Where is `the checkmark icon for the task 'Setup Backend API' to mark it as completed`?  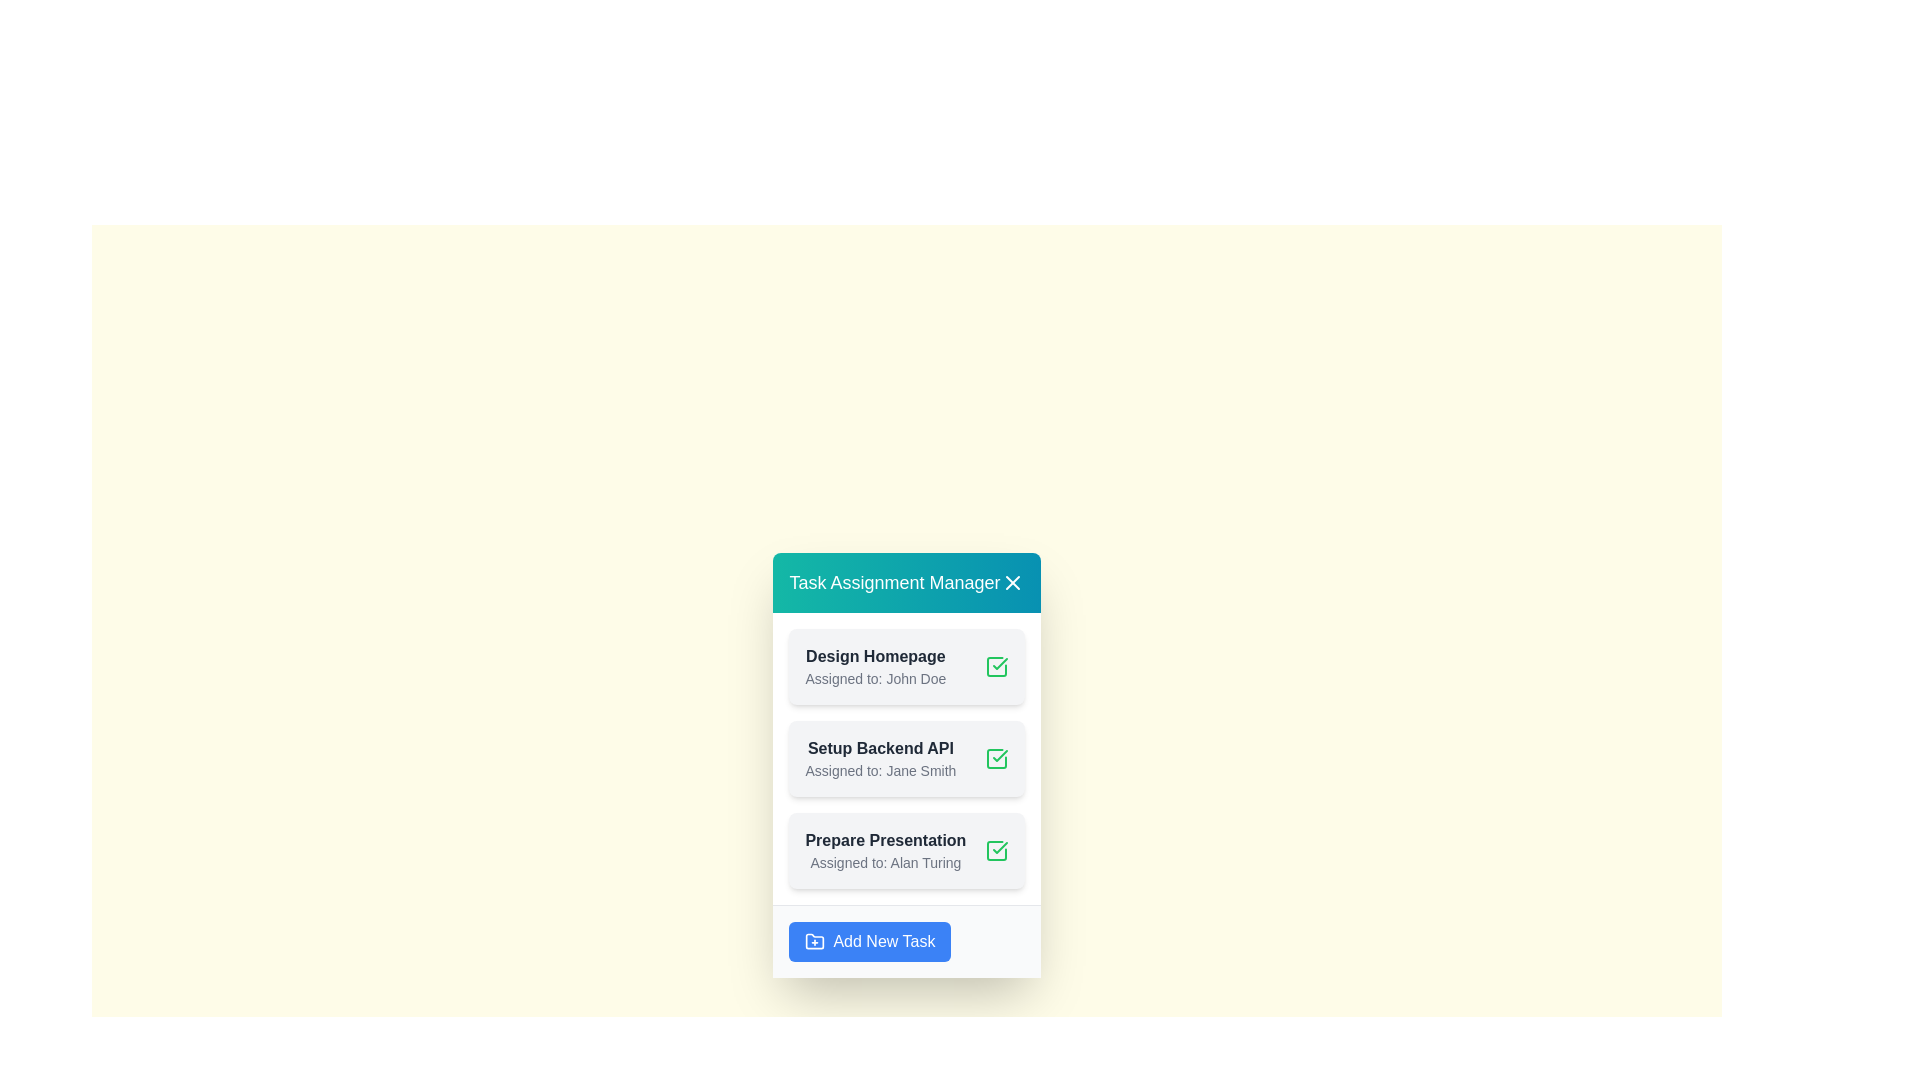
the checkmark icon for the task 'Setup Backend API' to mark it as completed is located at coordinates (996, 758).